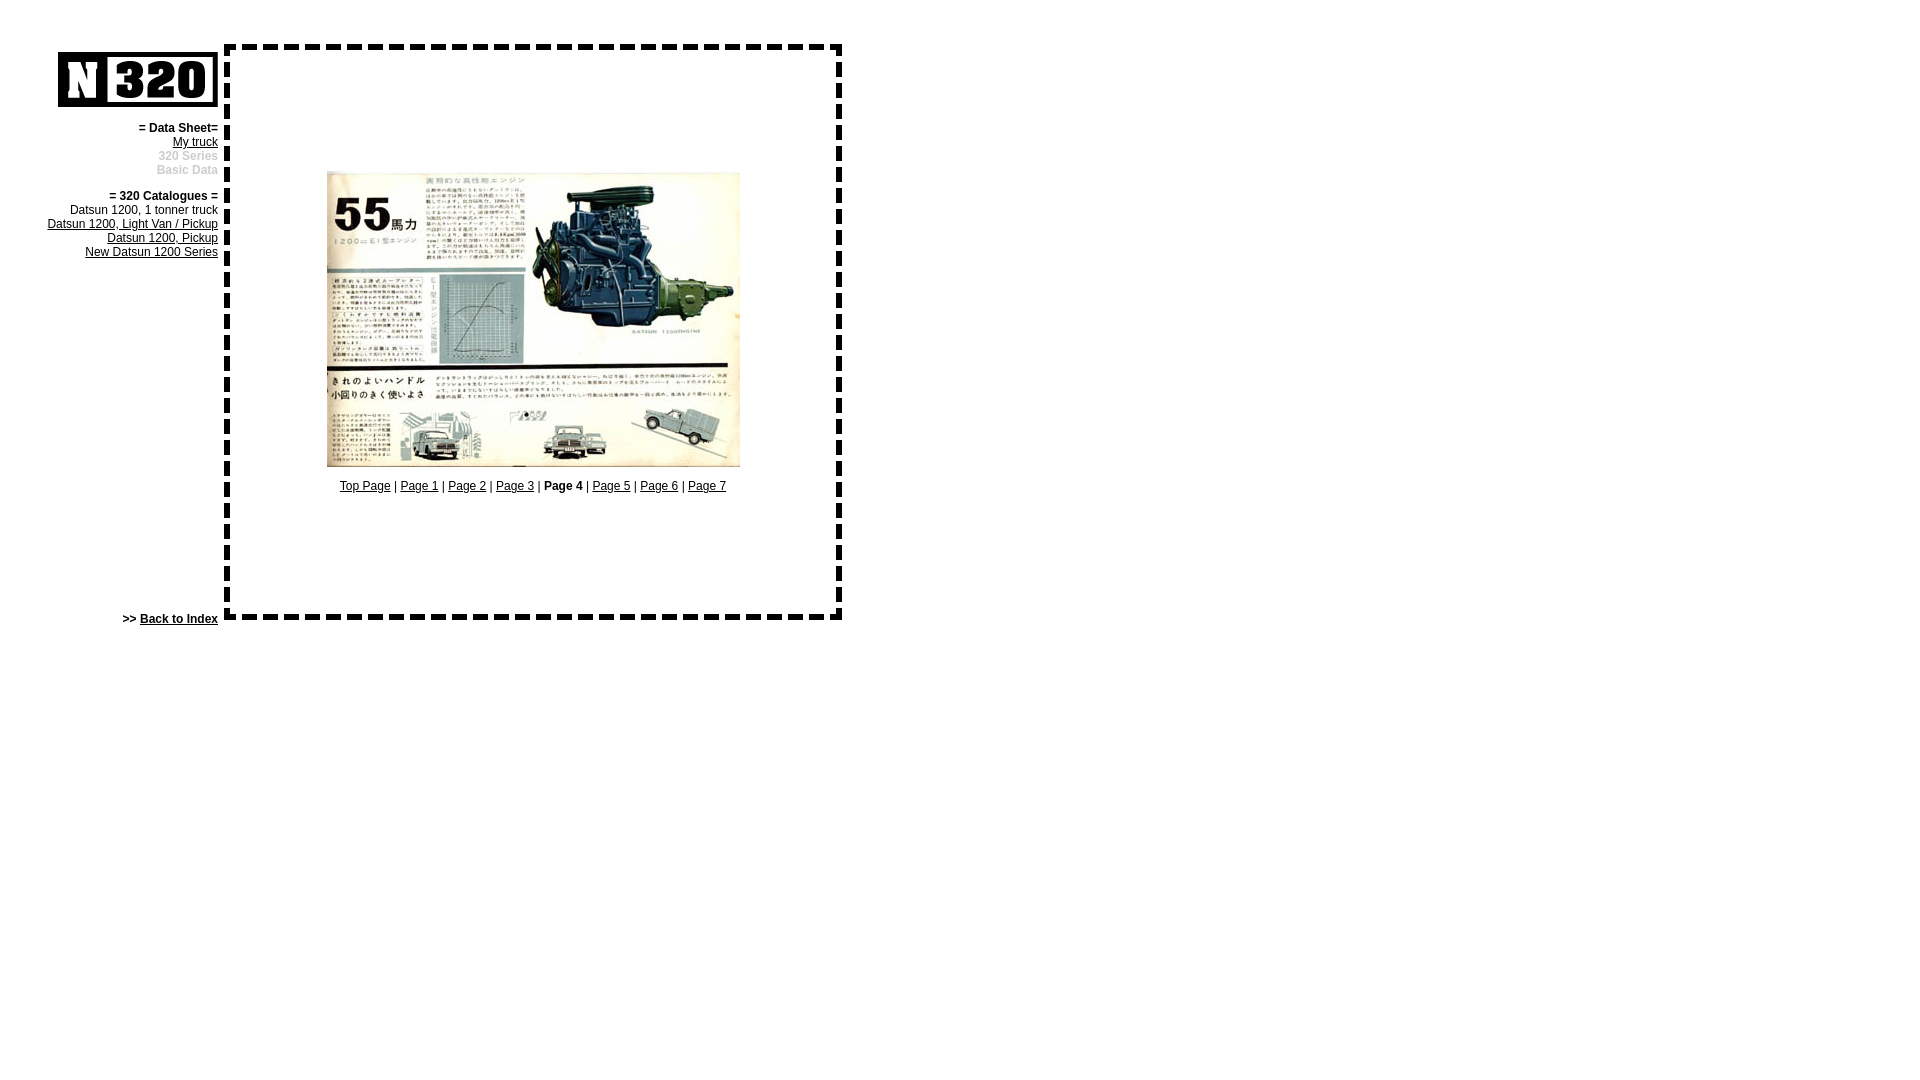  I want to click on 'Page 6', so click(638, 486).